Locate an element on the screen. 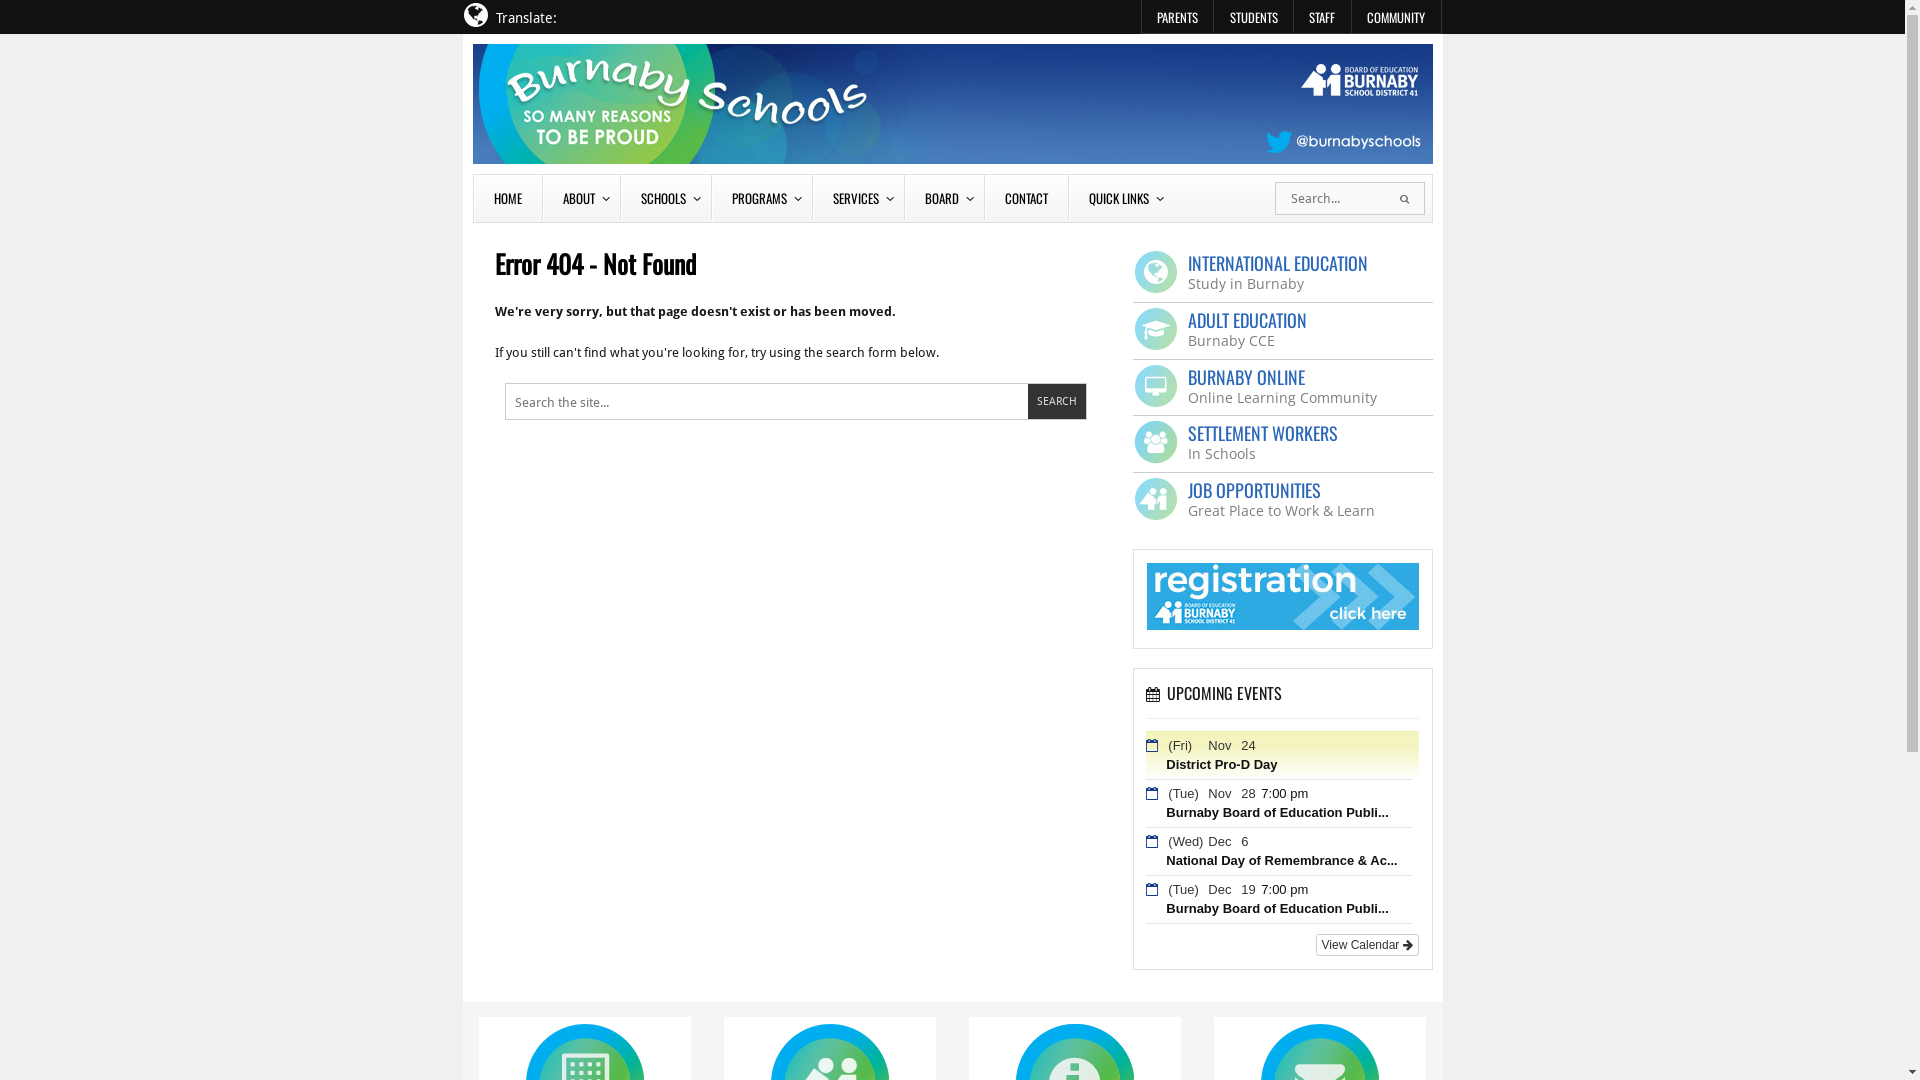 The height and width of the screenshot is (1080, 1920). 'Search' is located at coordinates (1055, 401).